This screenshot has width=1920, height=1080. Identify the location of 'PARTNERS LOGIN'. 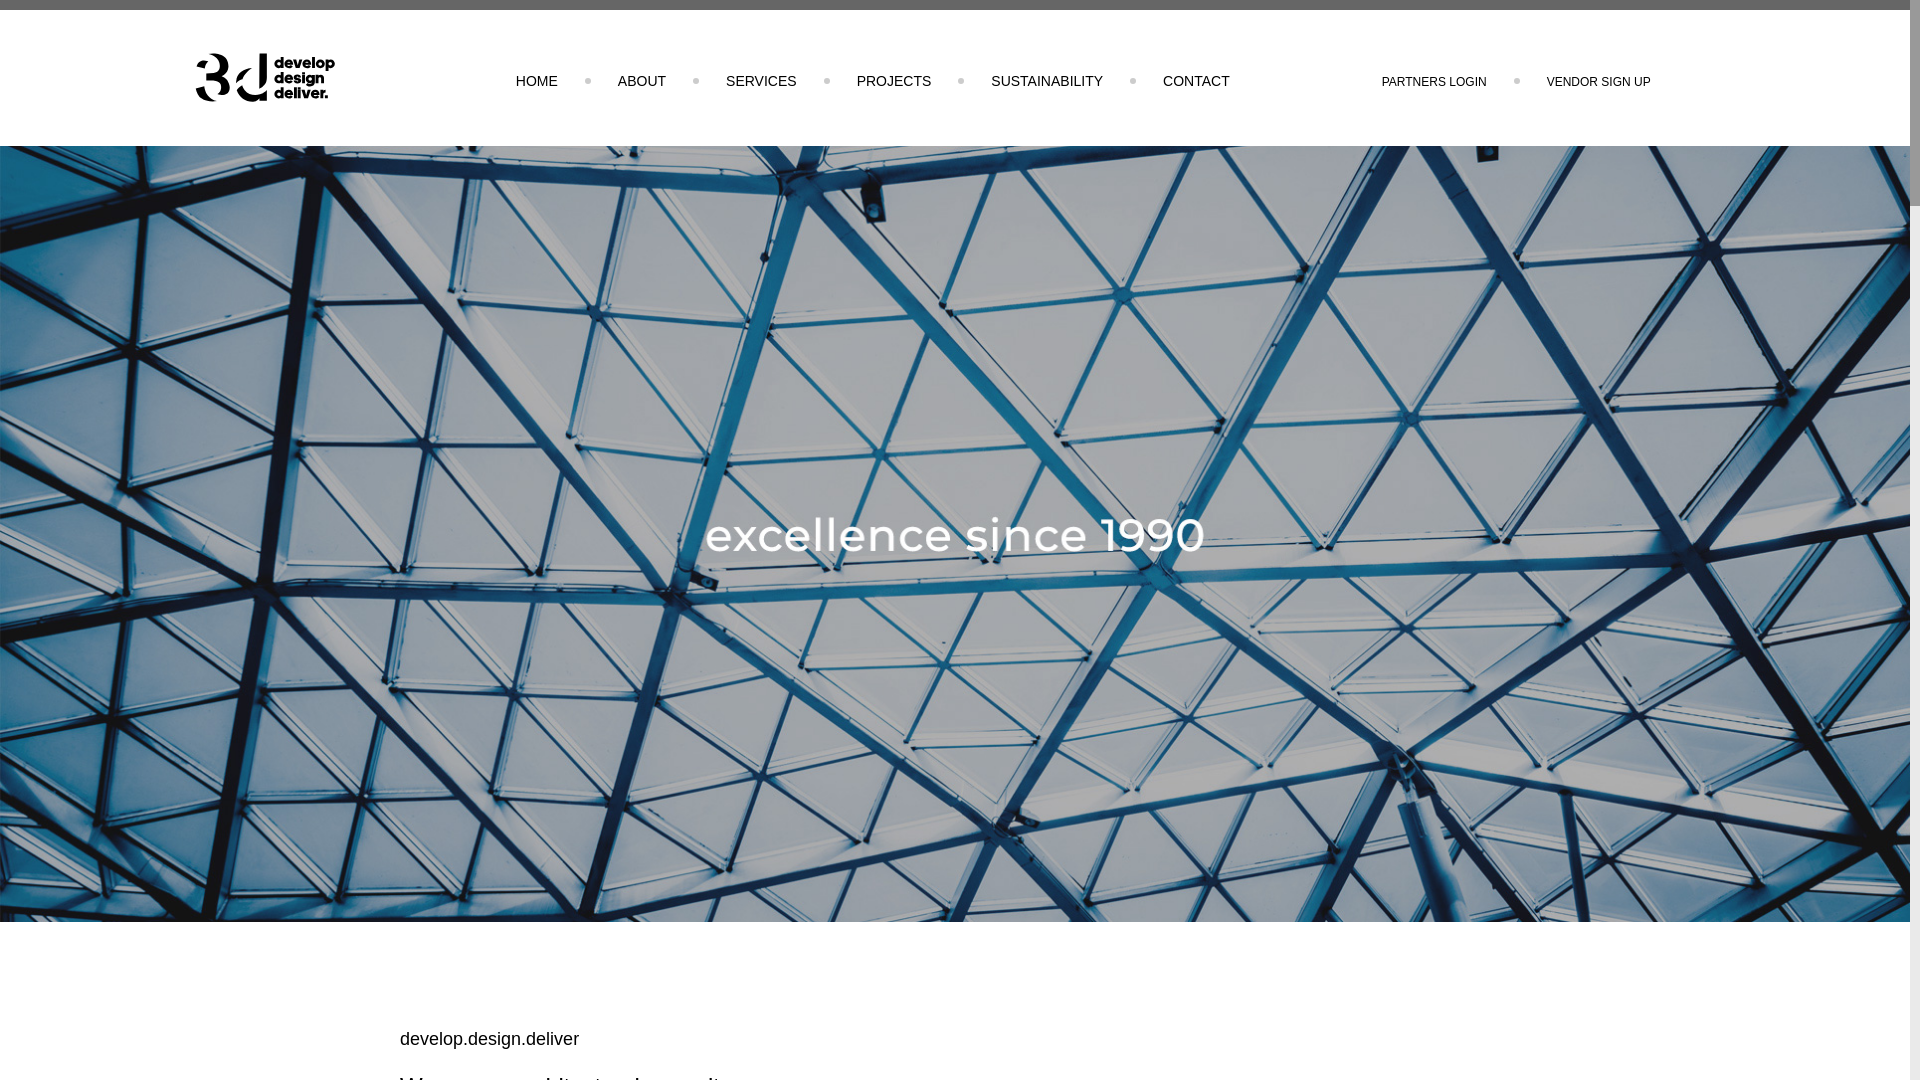
(1433, 80).